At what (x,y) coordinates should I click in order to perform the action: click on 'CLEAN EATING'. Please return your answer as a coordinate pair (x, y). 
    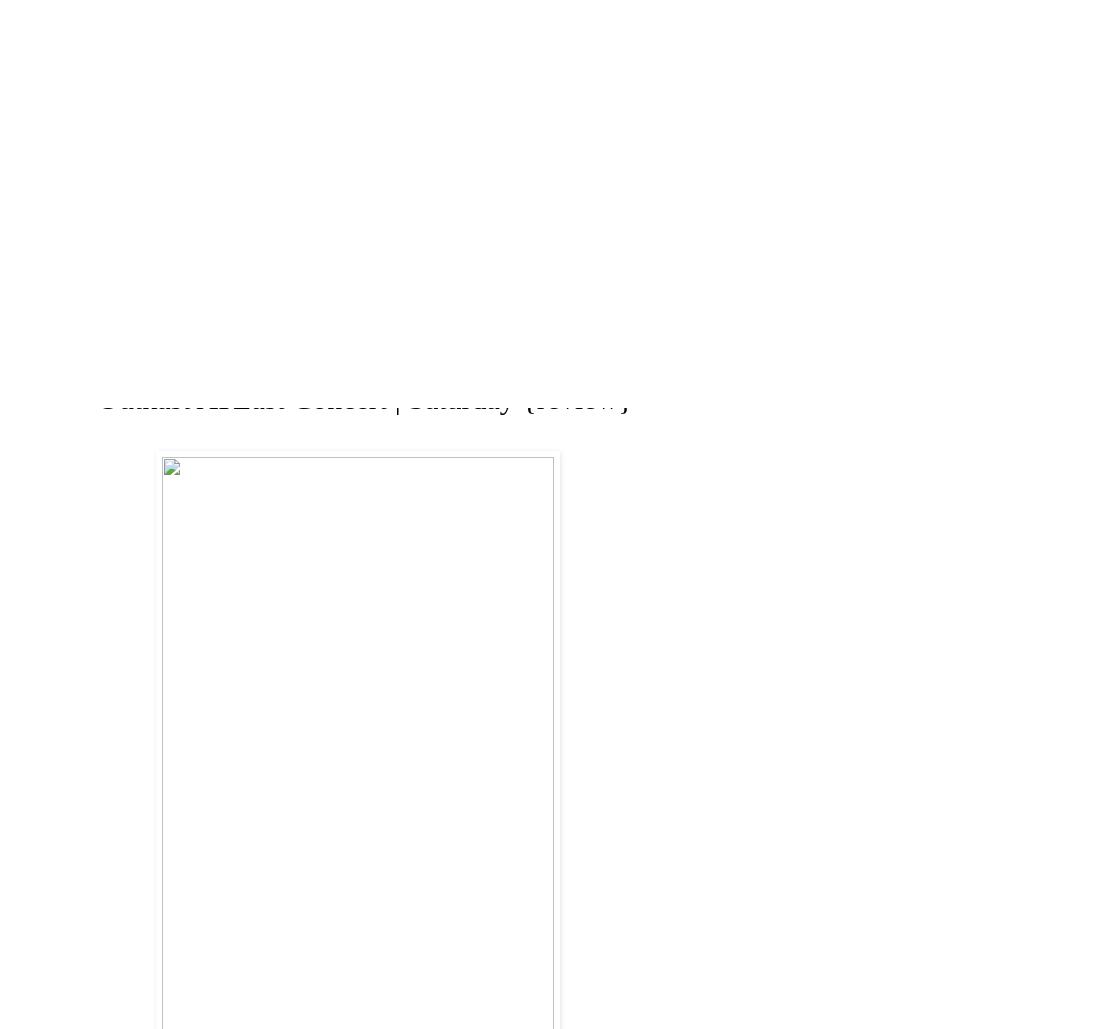
    Looking at the image, I should click on (642, 280).